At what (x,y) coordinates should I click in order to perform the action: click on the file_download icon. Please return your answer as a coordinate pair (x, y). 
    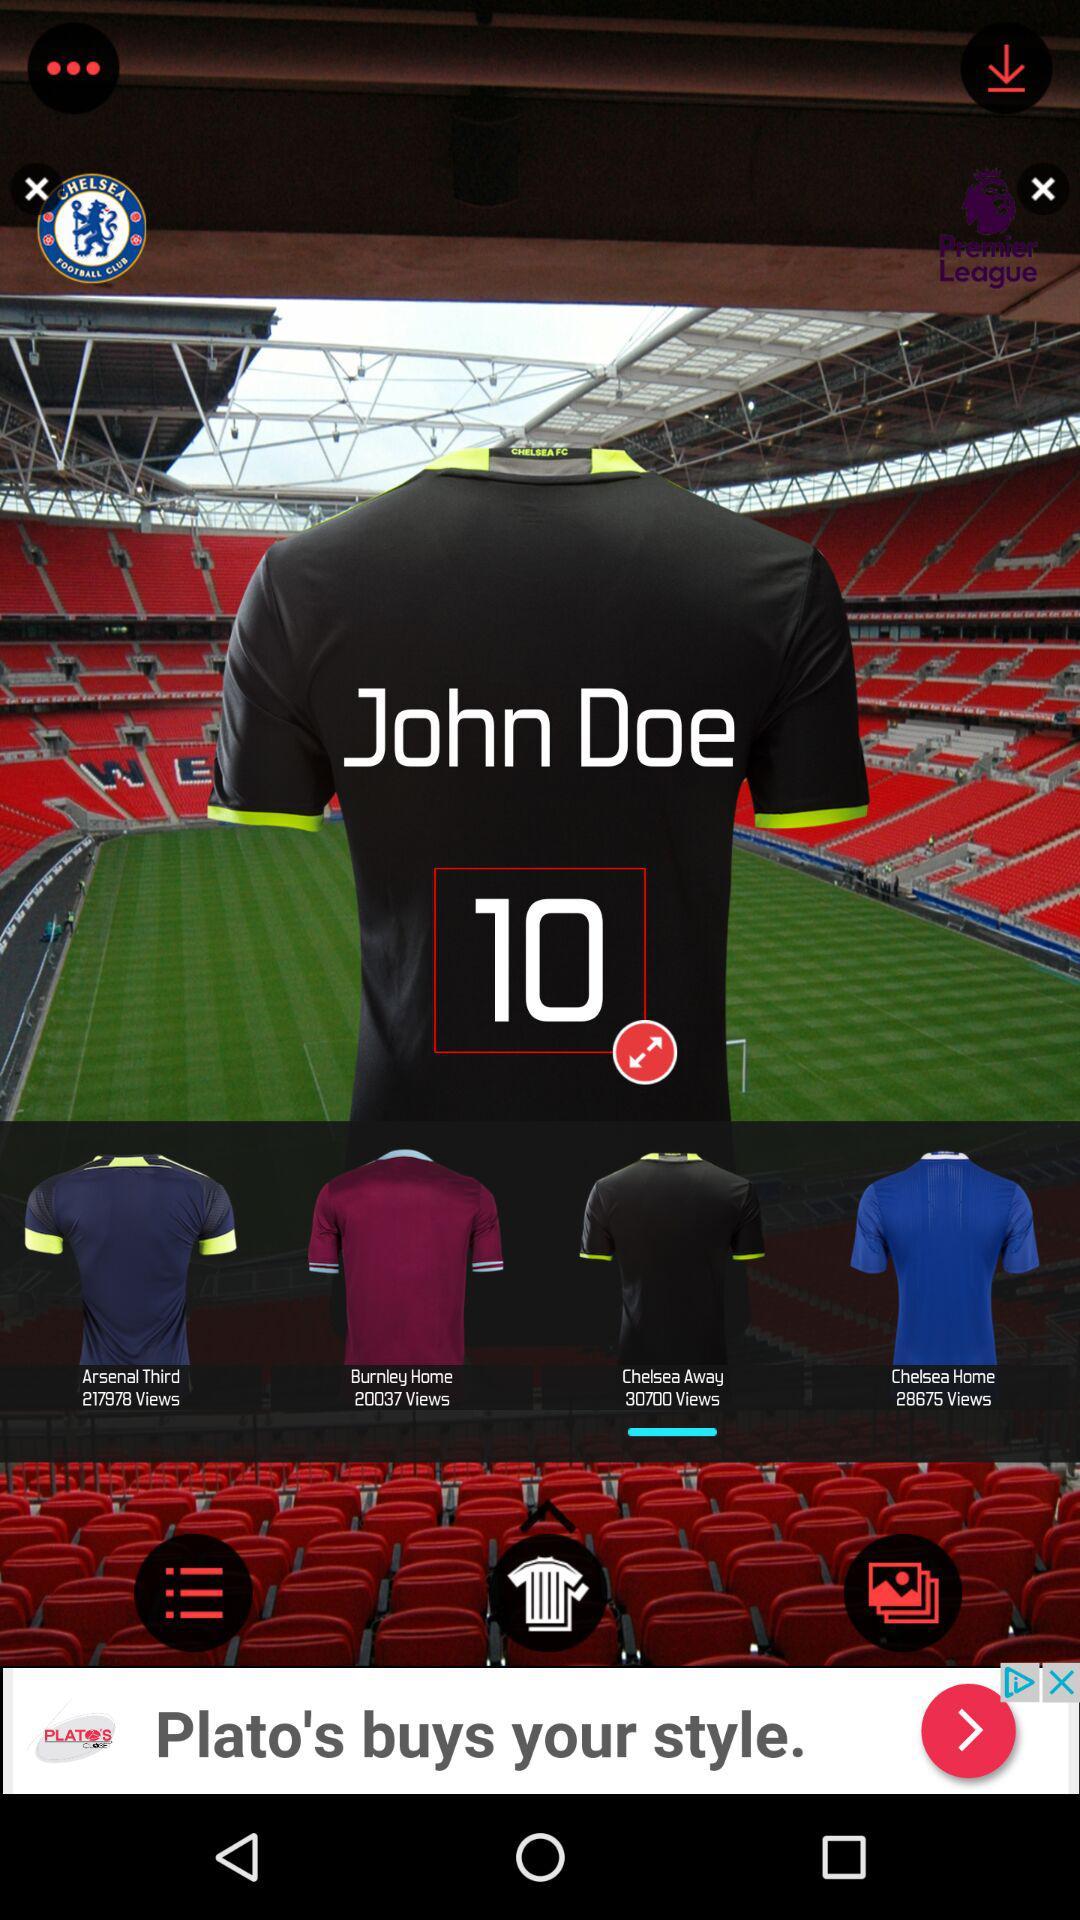
    Looking at the image, I should click on (1006, 72).